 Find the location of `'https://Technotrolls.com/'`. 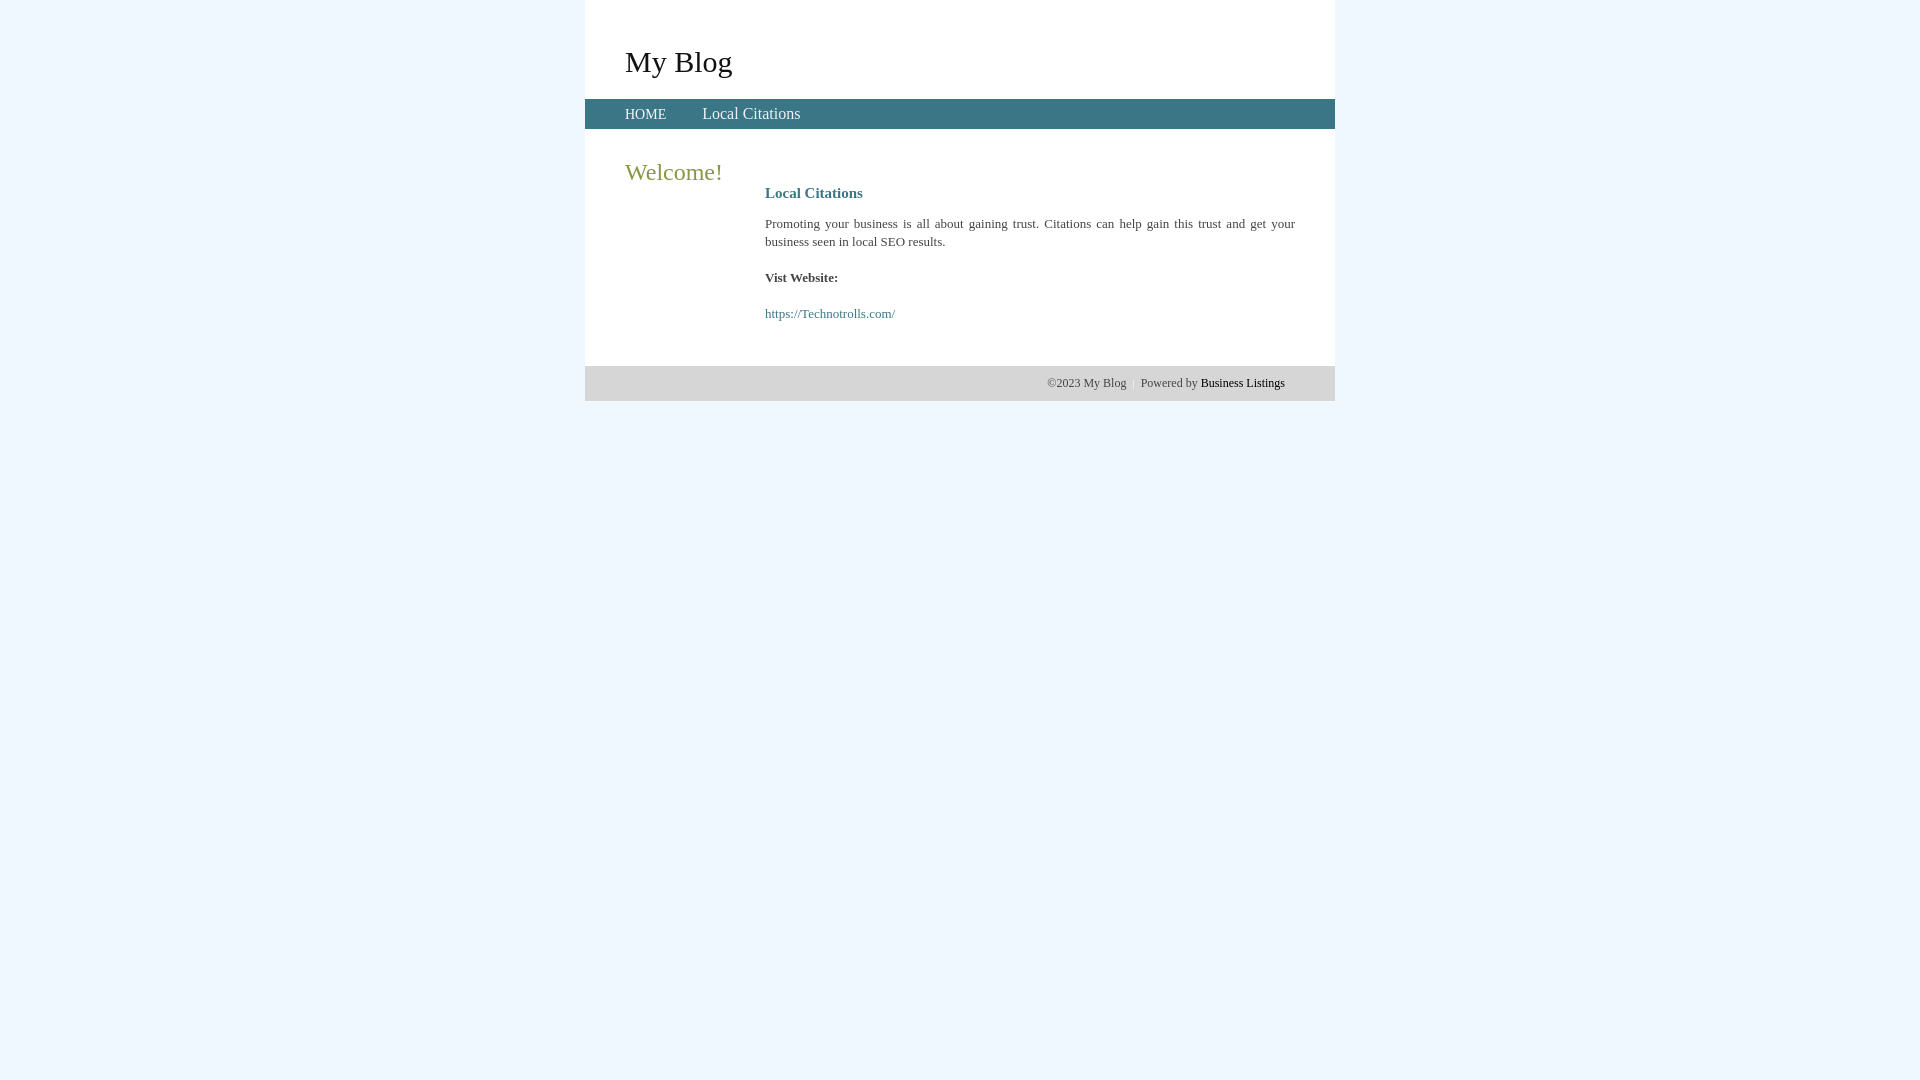

'https://Technotrolls.com/' is located at coordinates (830, 313).